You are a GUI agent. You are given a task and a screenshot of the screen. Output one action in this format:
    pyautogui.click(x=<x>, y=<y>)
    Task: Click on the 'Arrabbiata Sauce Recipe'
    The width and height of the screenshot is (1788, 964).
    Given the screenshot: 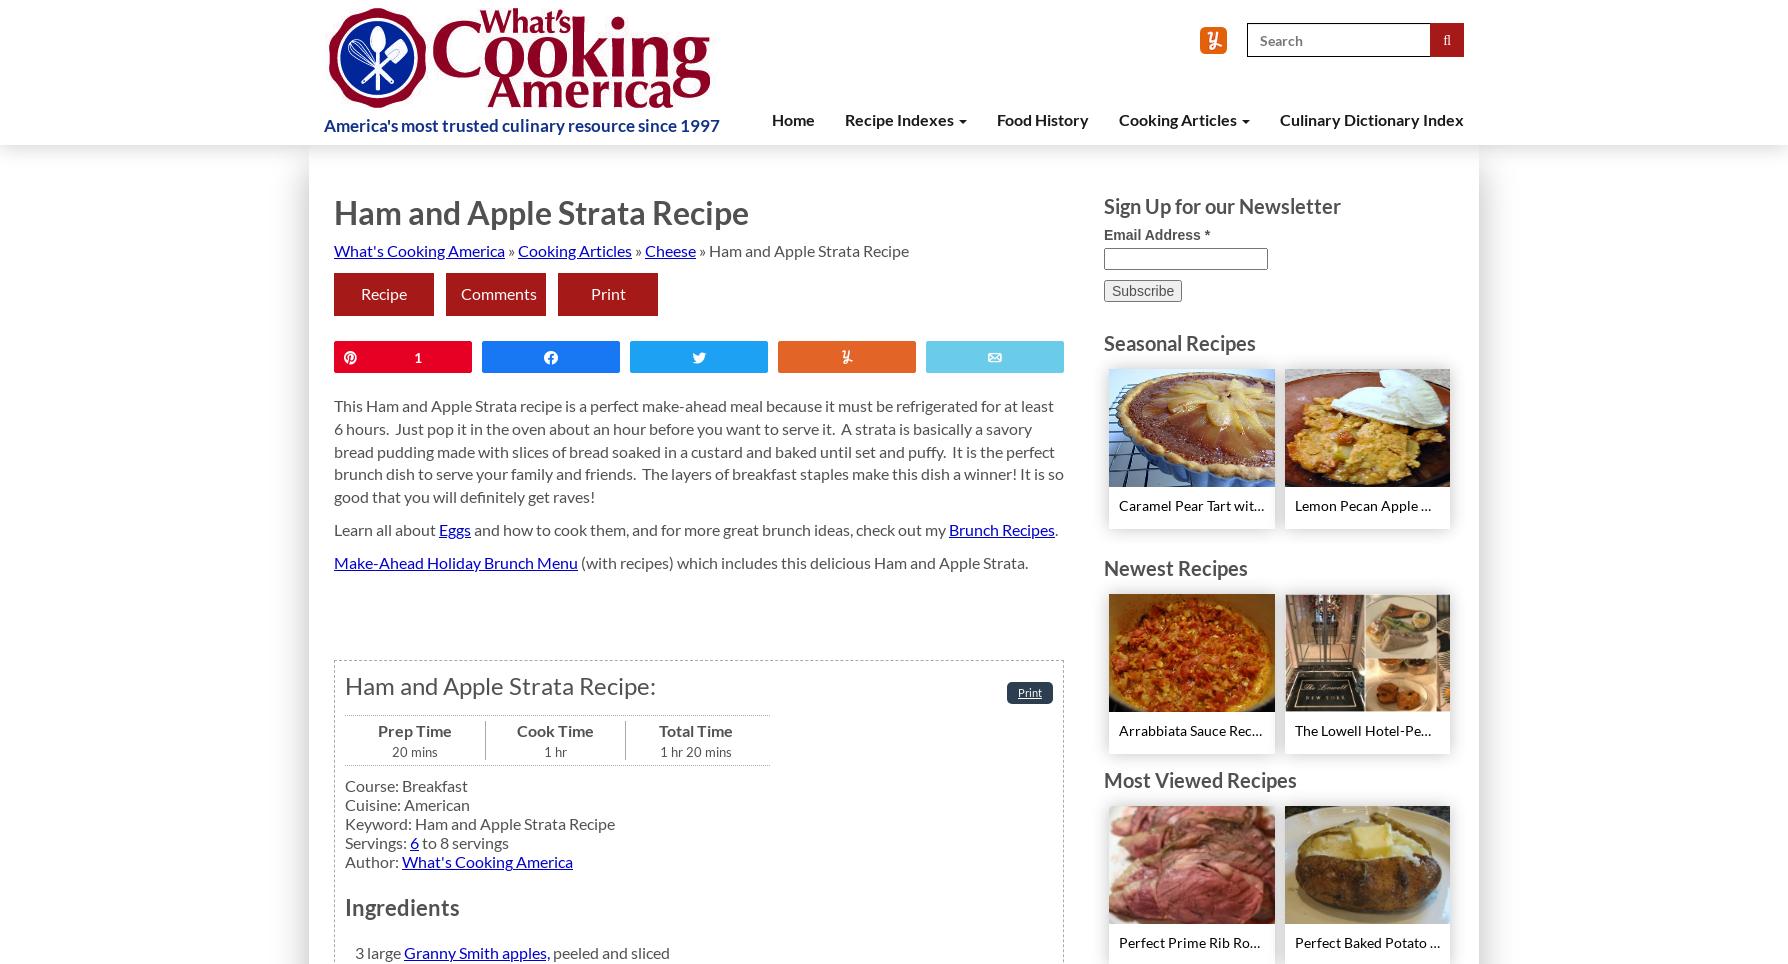 What is the action you would take?
    pyautogui.click(x=1193, y=729)
    